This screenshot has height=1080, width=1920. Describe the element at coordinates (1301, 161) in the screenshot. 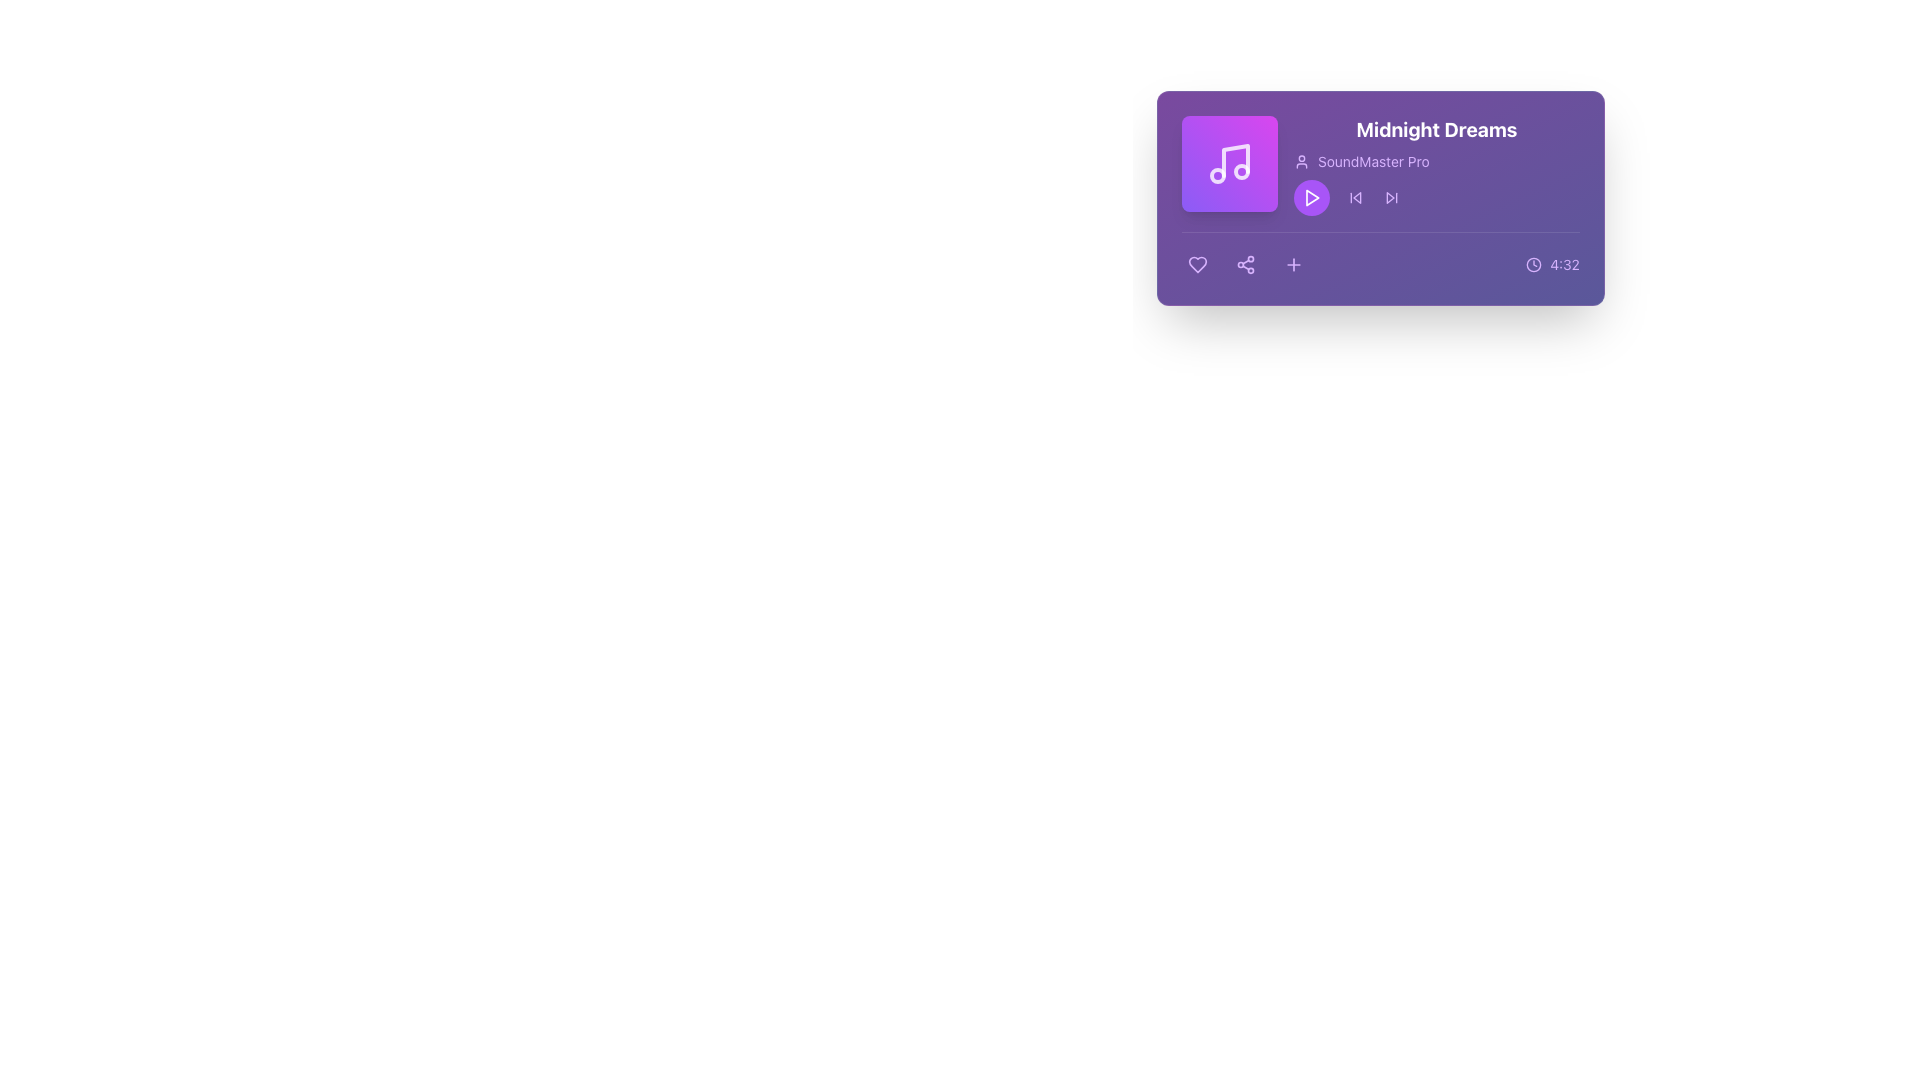

I see `the user icon represented by a purple-themed outline of a generic user figure, located within the music information card for 'Midnight Dreams' and aligned with the text 'SoundMaster Pro'` at that location.